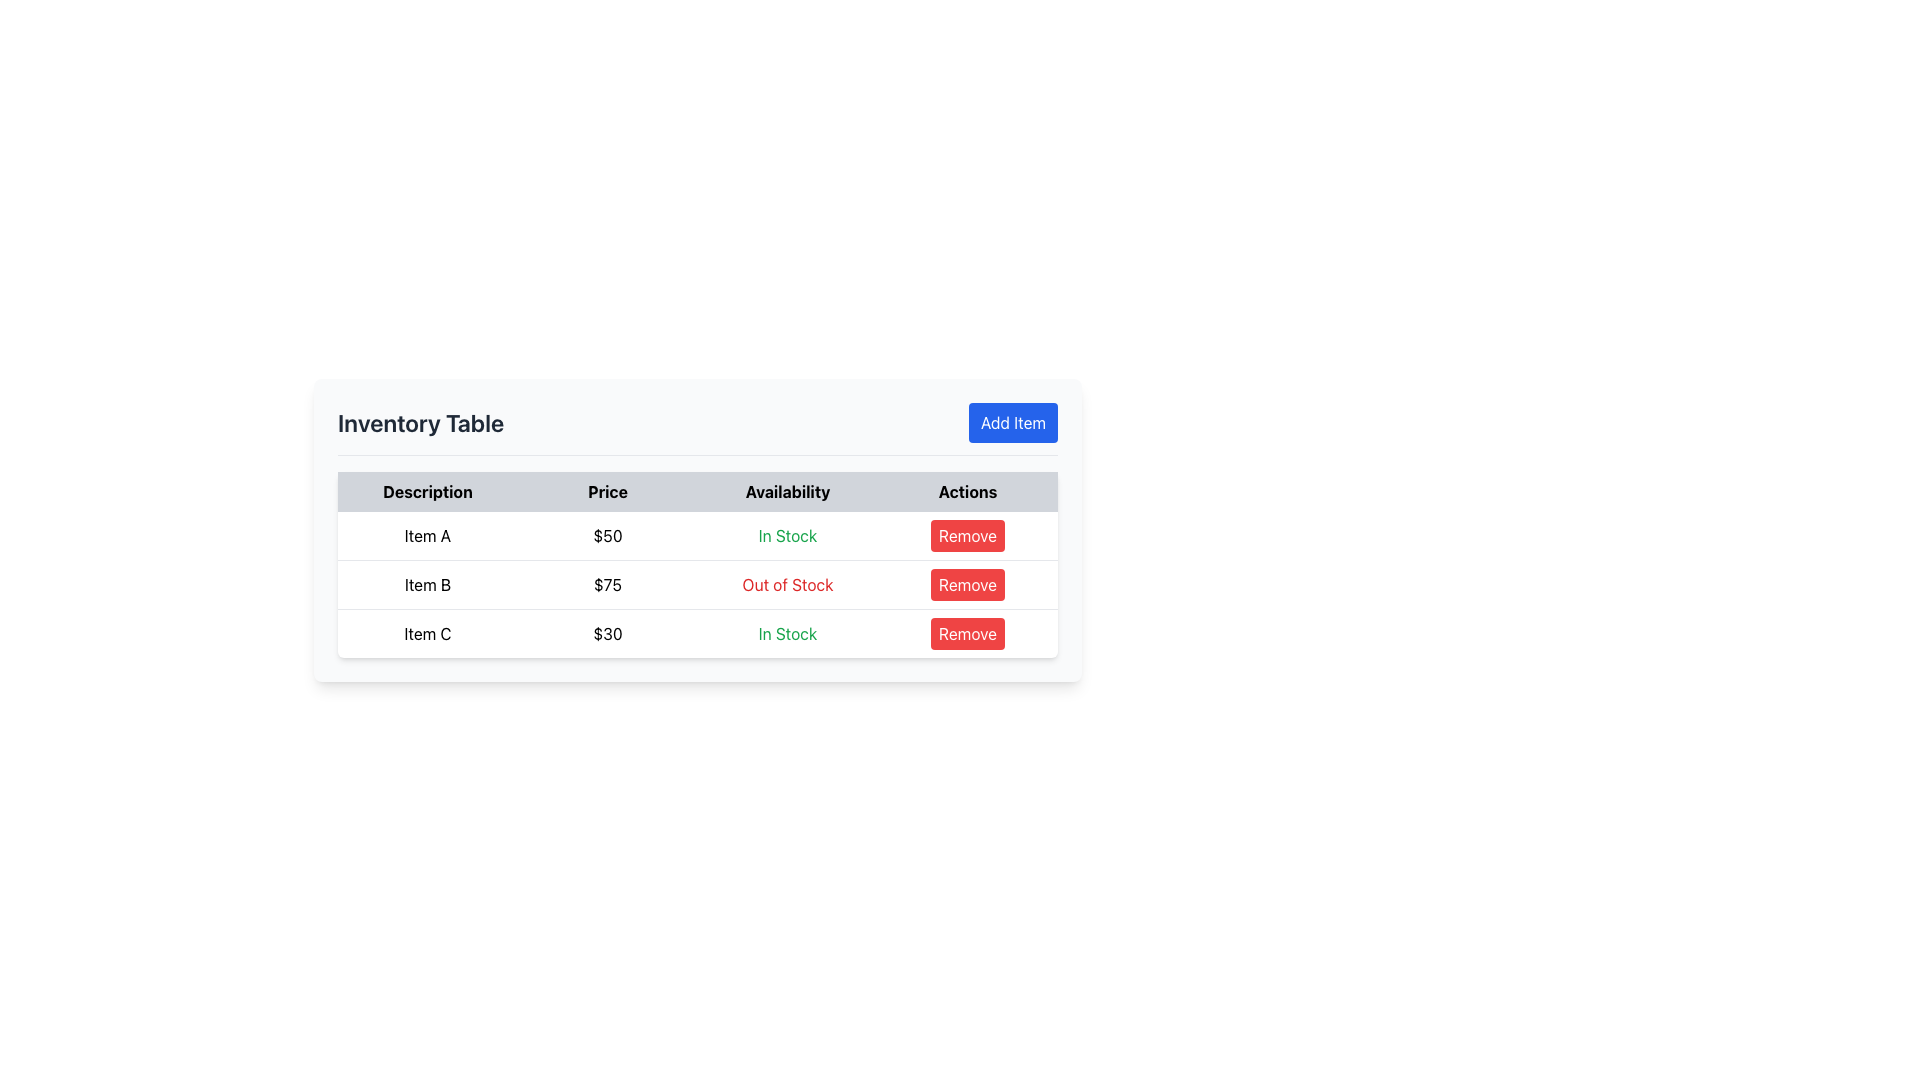  Describe the element at coordinates (607, 585) in the screenshot. I see `the static text label displaying the price '$75' located under the 'Price' column for 'Item B', positioned between the description and availability status` at that location.